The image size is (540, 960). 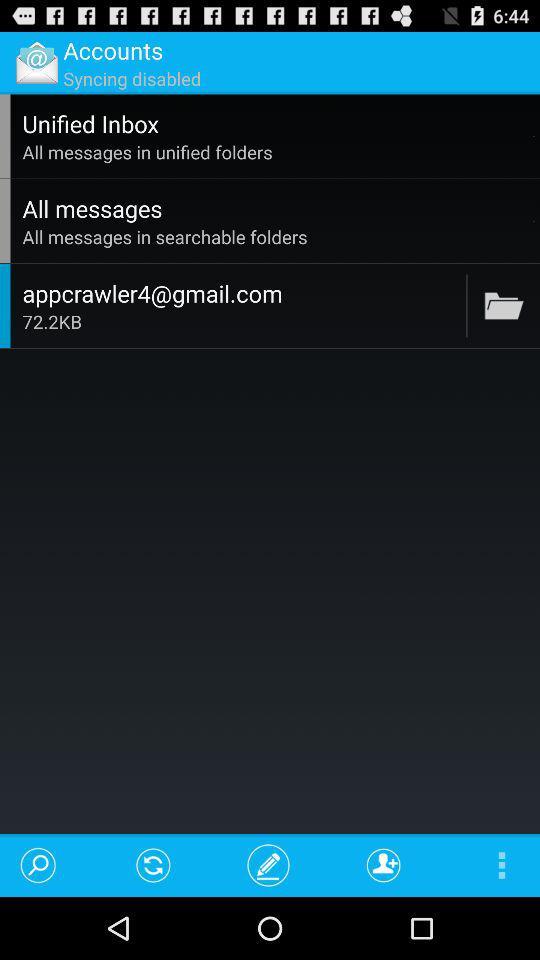 What do you see at coordinates (466, 305) in the screenshot?
I see `app next to the appcrawler4@gmail.com item` at bounding box center [466, 305].